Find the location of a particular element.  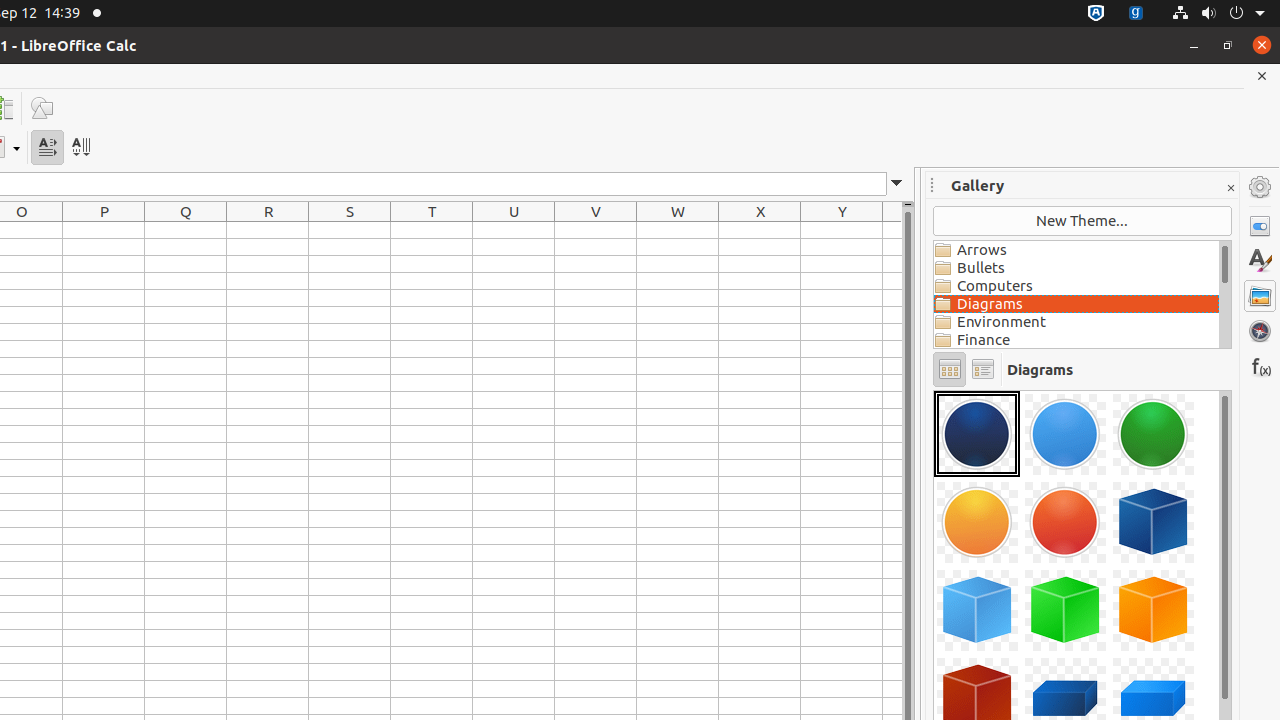

'Diagrams' is located at coordinates (1075, 303).